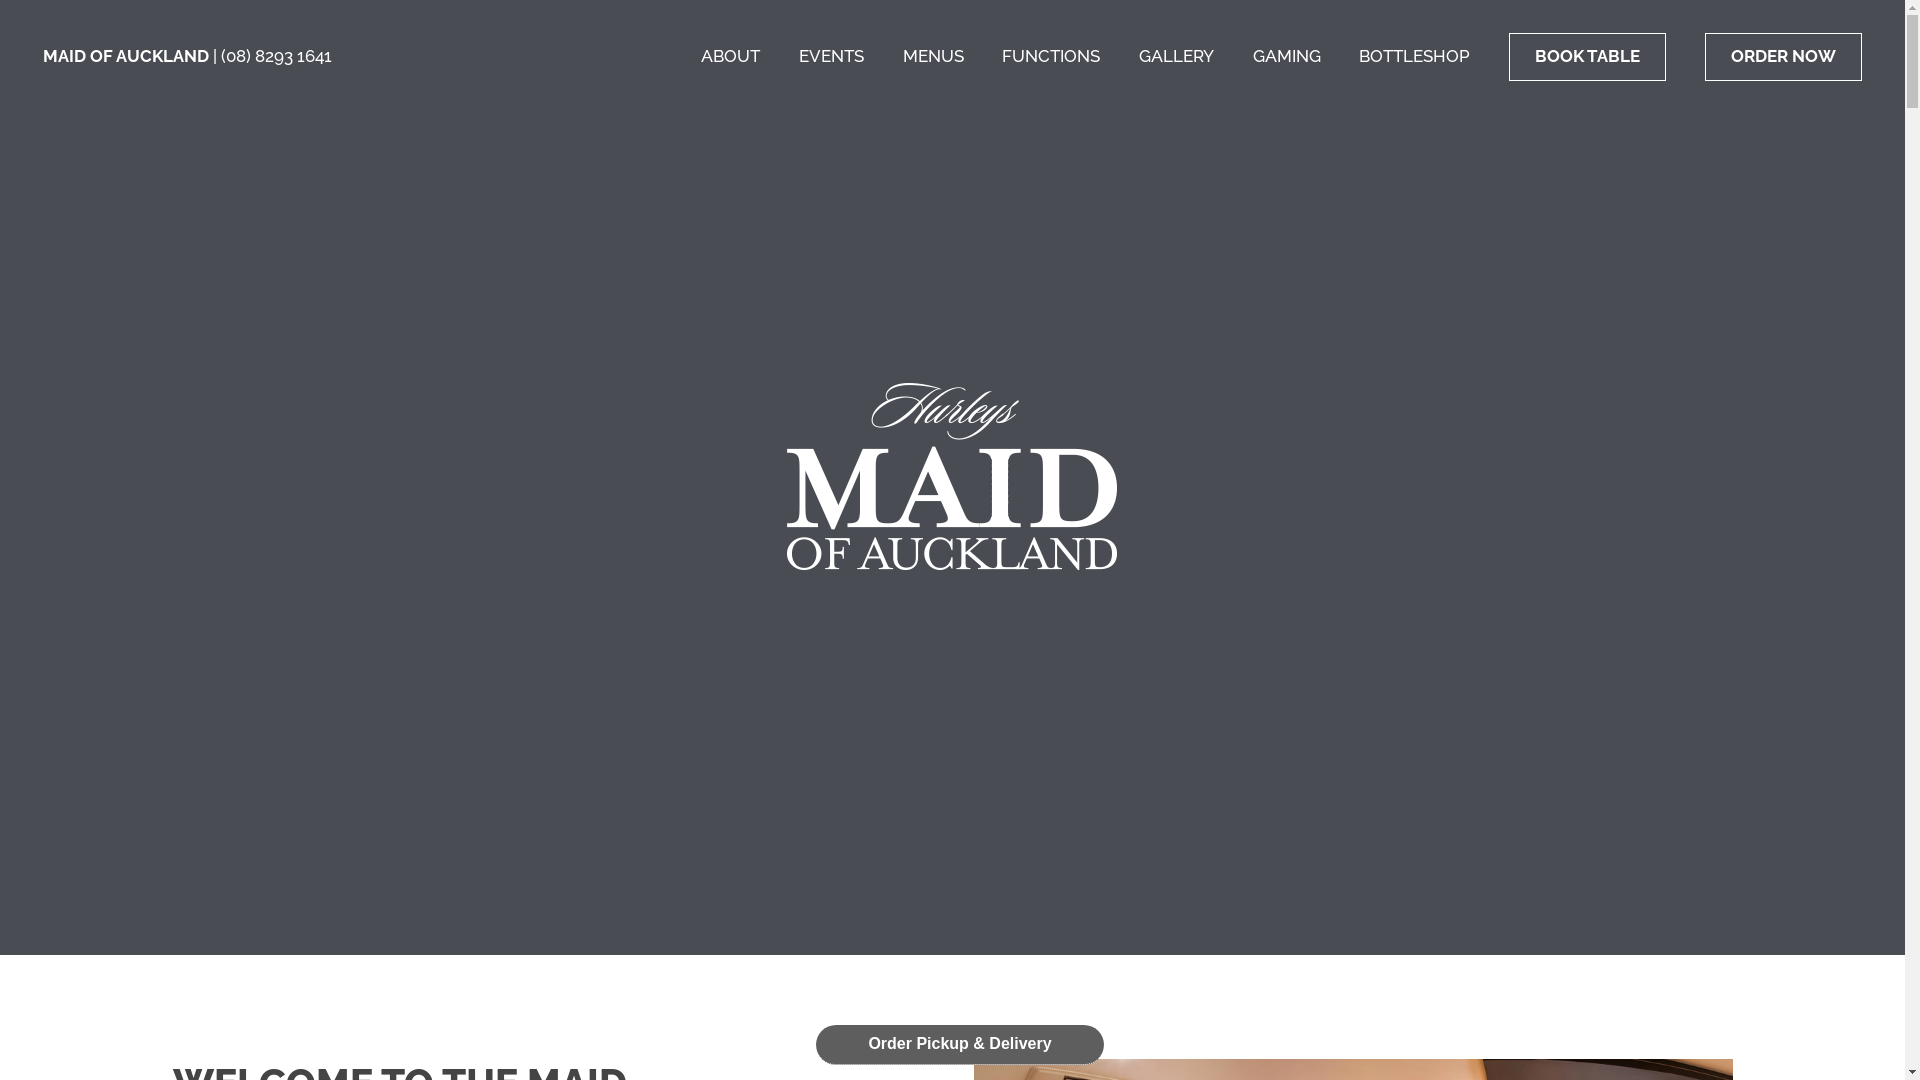 The height and width of the screenshot is (1080, 1920). Describe the element at coordinates (1783, 56) in the screenshot. I see `'ORDER NOW'` at that location.